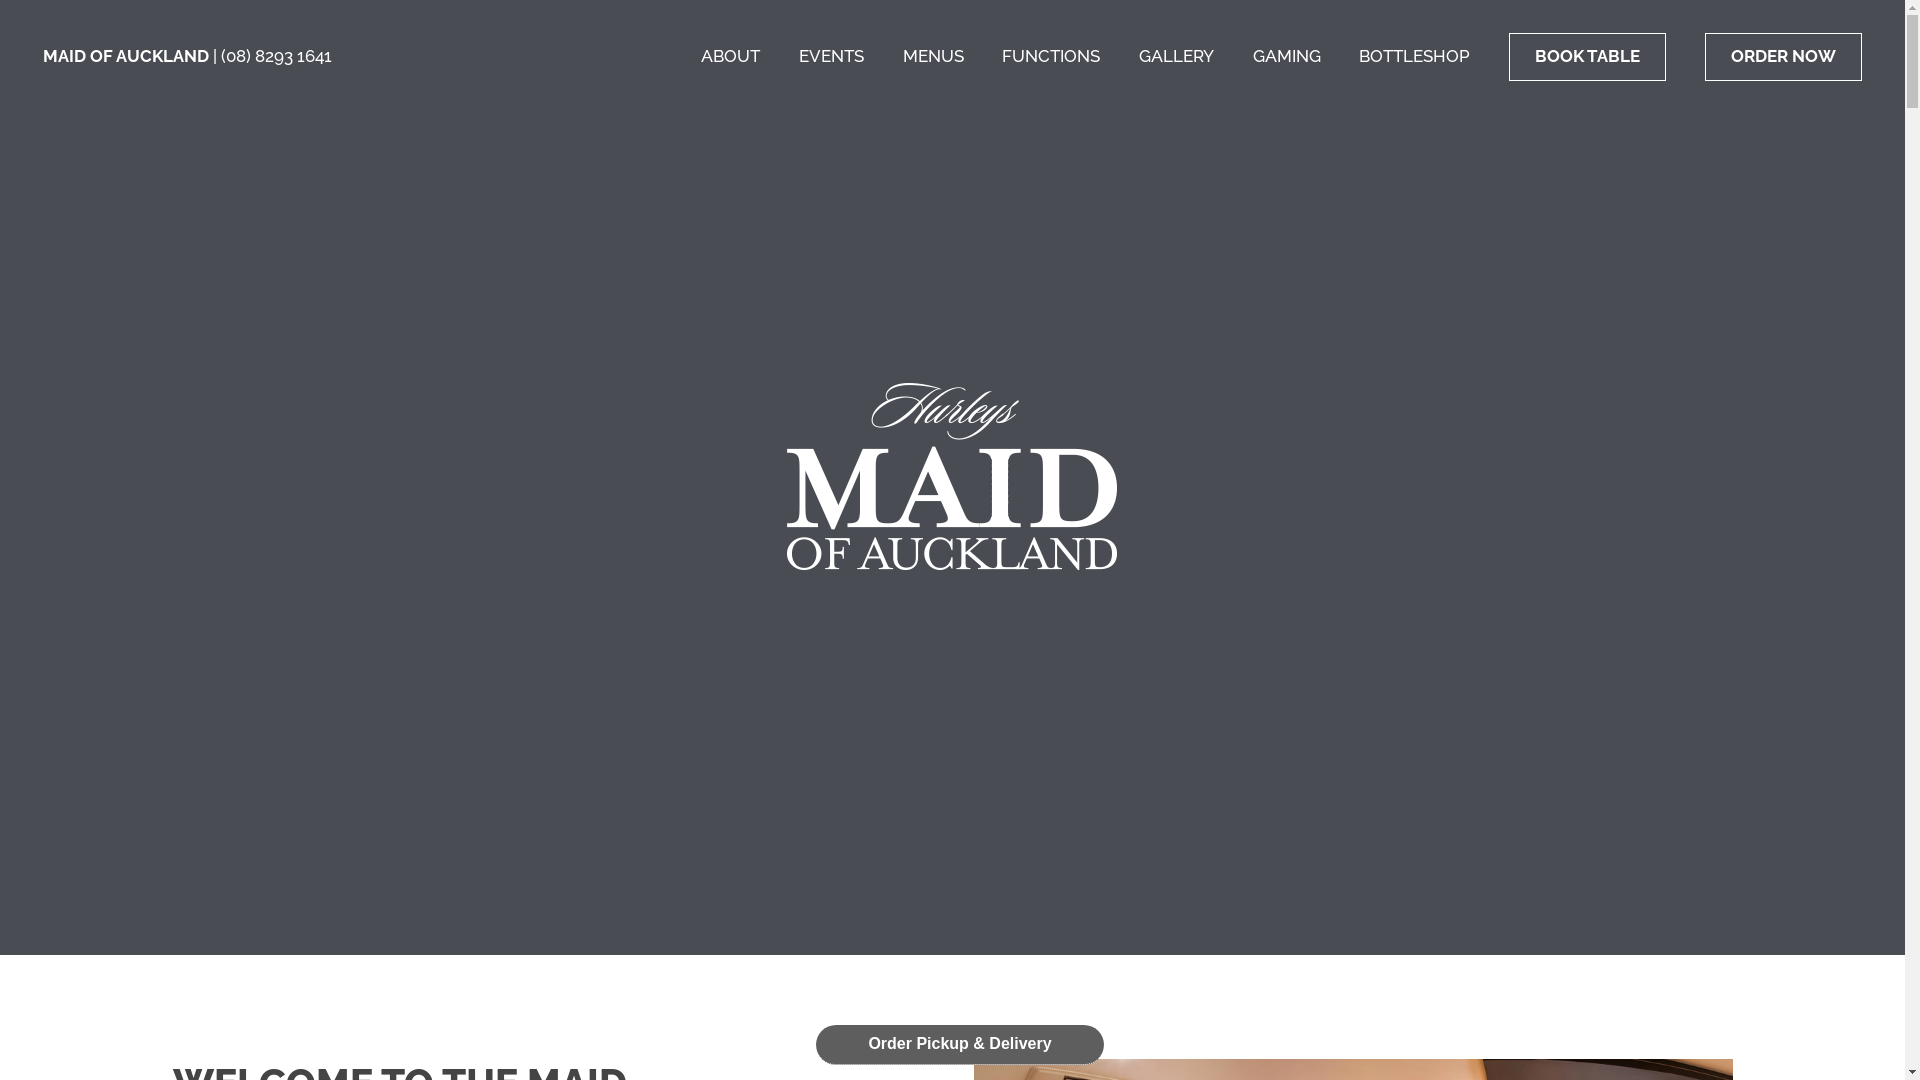 The height and width of the screenshot is (1080, 1920). Describe the element at coordinates (1783, 56) in the screenshot. I see `'ORDER NOW'` at that location.